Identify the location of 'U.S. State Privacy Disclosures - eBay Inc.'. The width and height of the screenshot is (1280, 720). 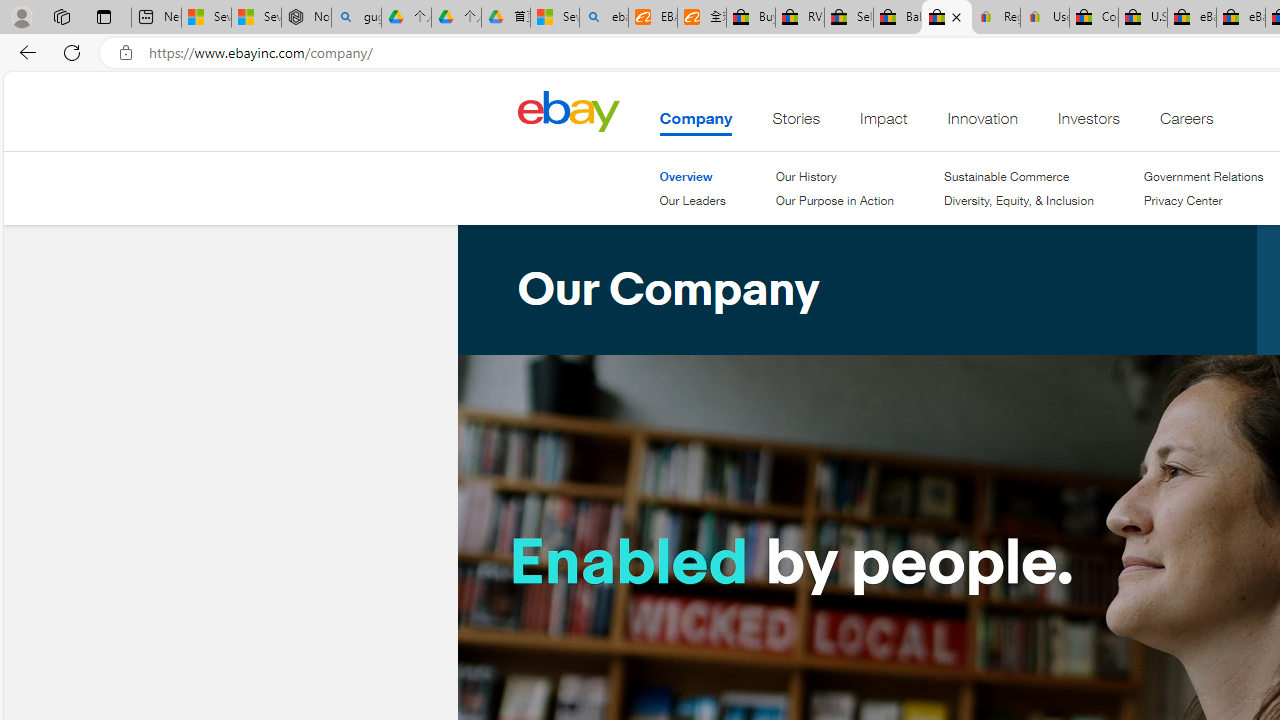
(1143, 17).